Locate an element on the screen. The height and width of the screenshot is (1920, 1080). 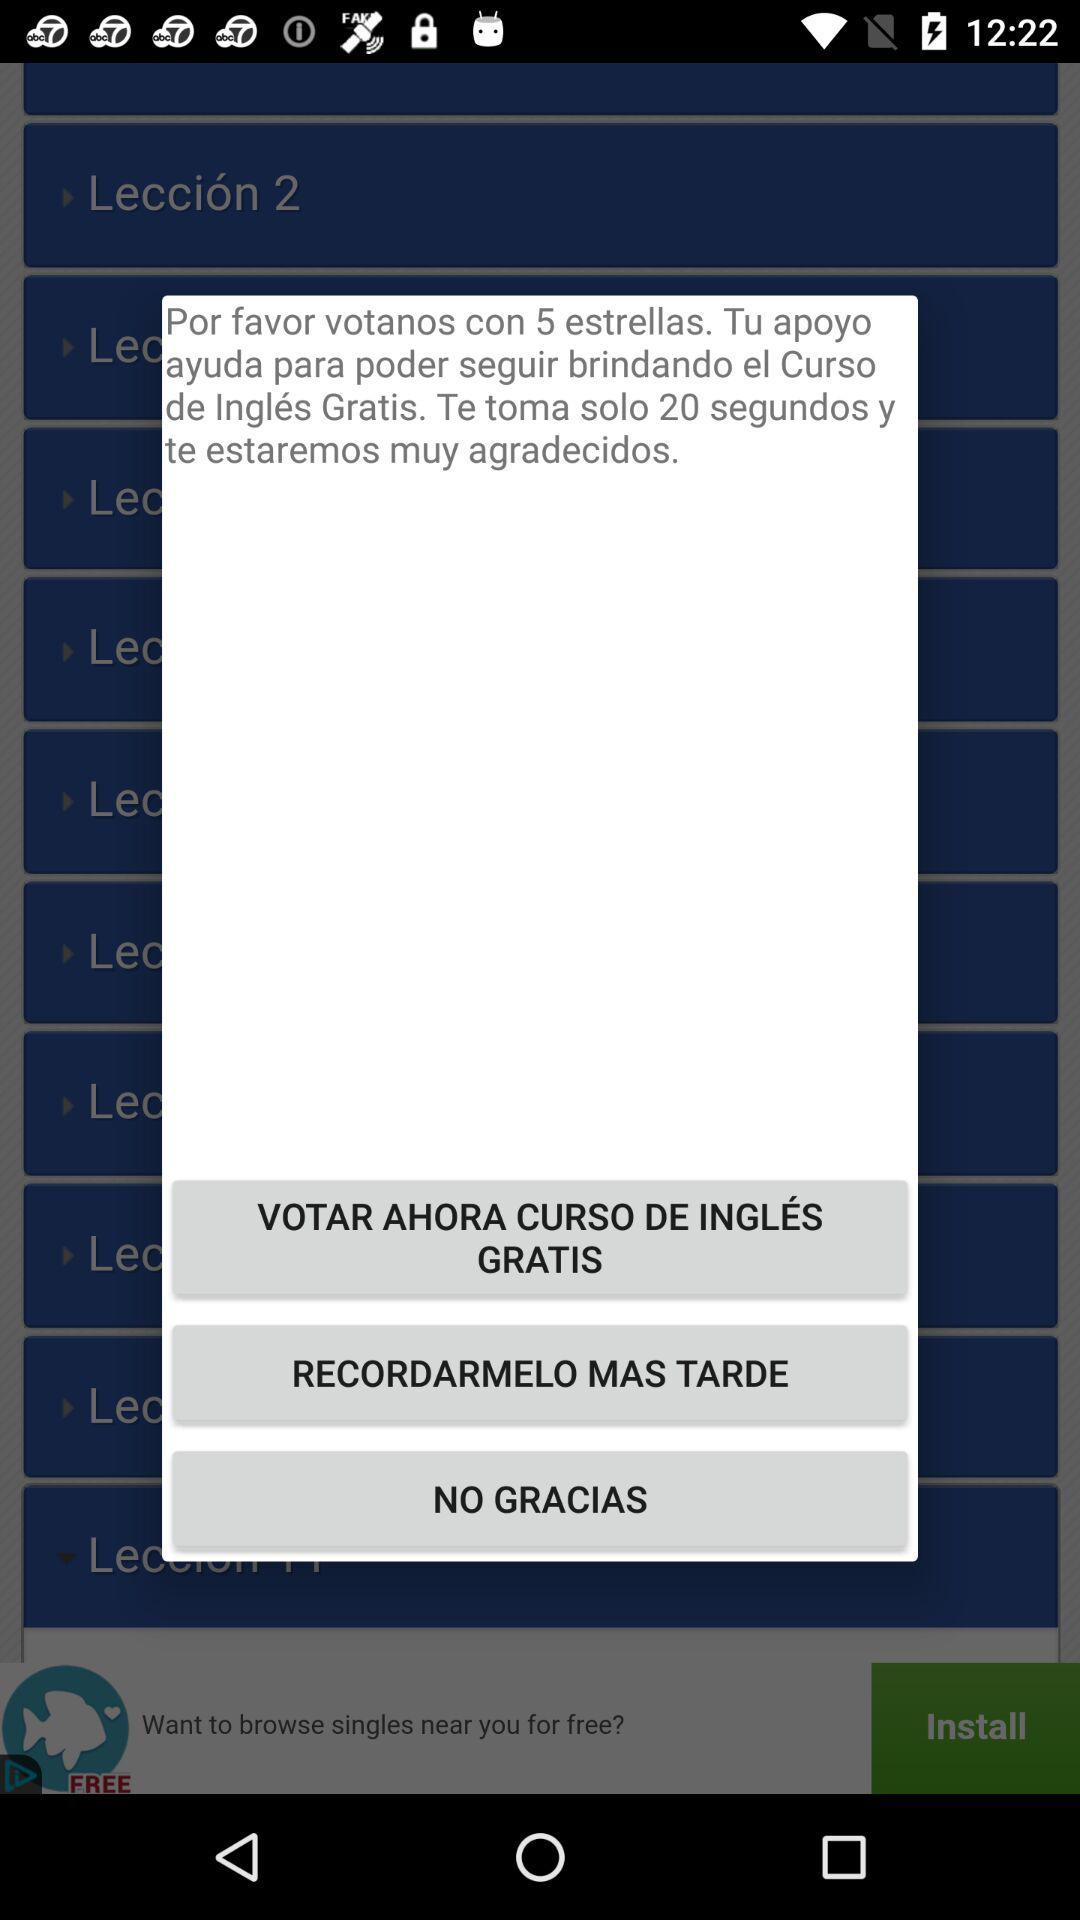
the item below votar ahora curso is located at coordinates (540, 1371).